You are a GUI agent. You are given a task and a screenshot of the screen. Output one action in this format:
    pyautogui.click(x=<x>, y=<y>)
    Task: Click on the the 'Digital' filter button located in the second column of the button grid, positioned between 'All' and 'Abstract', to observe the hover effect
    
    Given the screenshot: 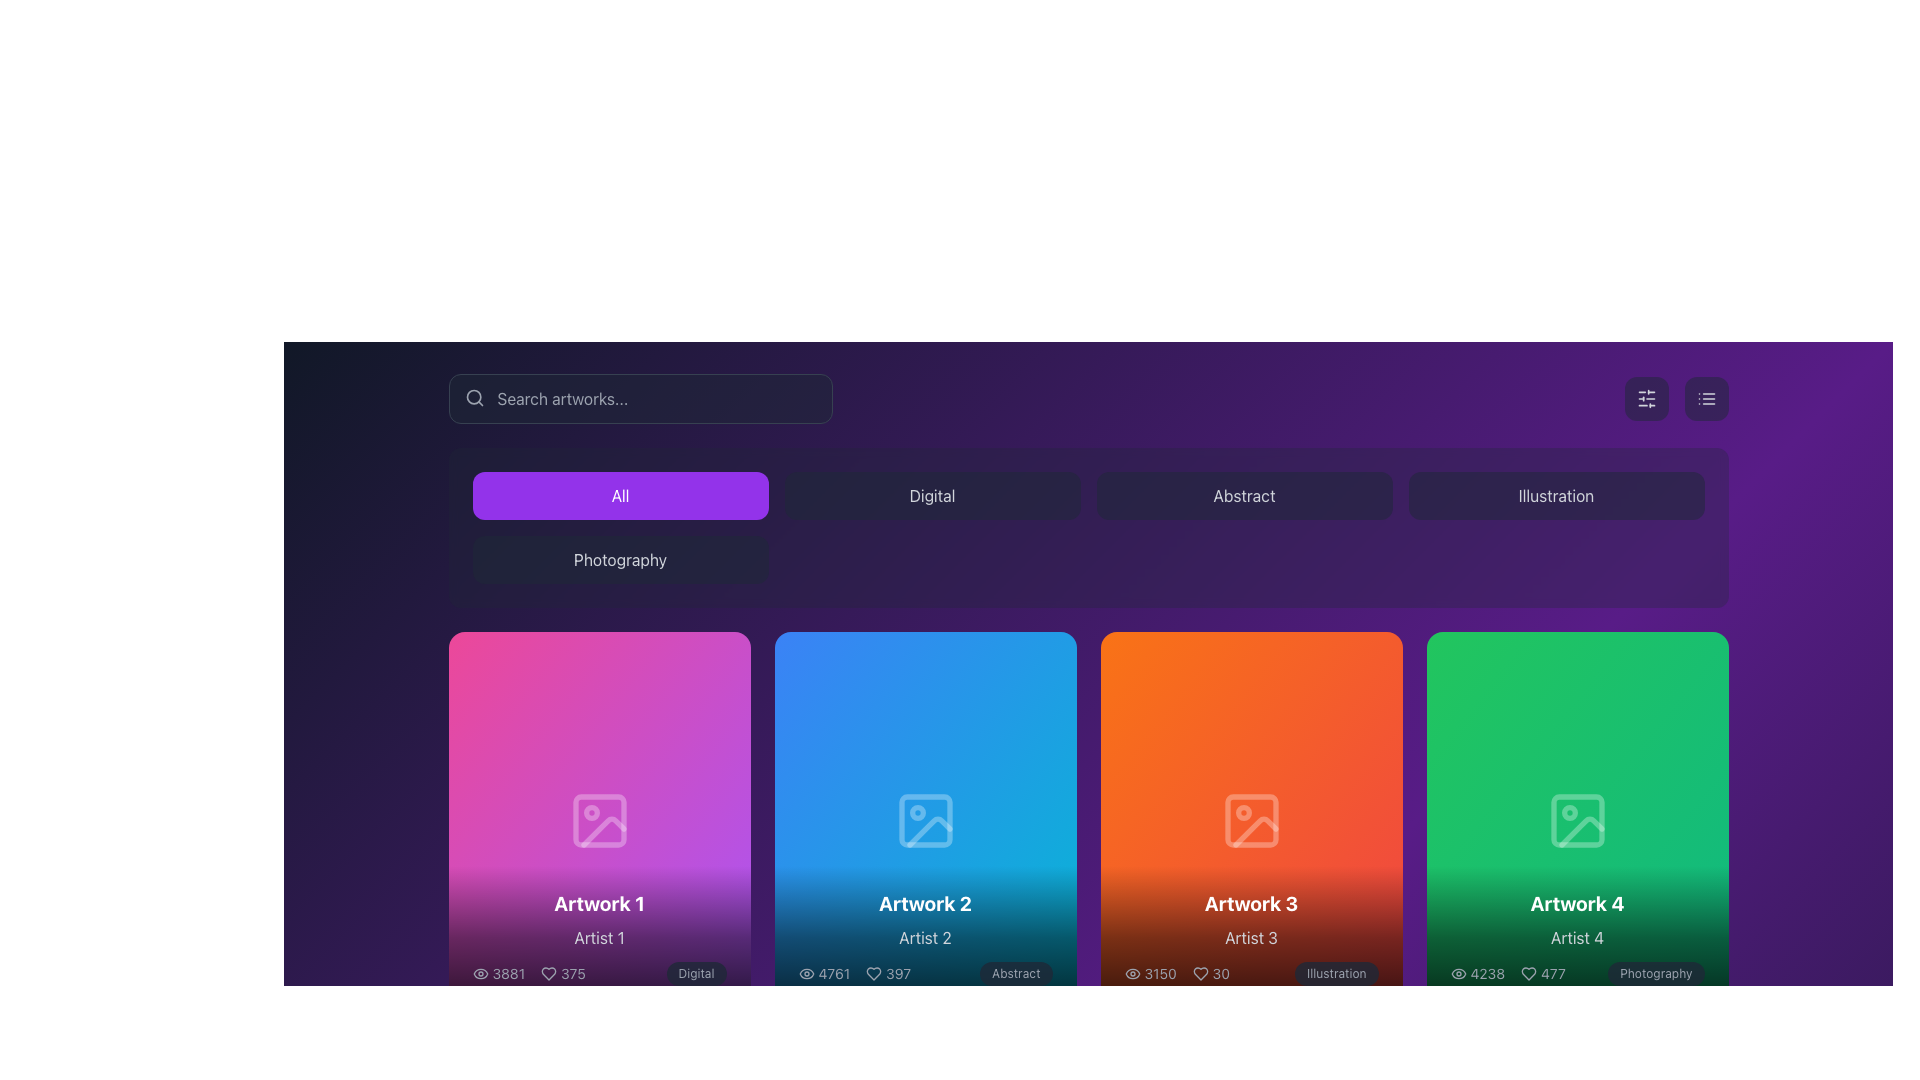 What is the action you would take?
    pyautogui.click(x=931, y=495)
    